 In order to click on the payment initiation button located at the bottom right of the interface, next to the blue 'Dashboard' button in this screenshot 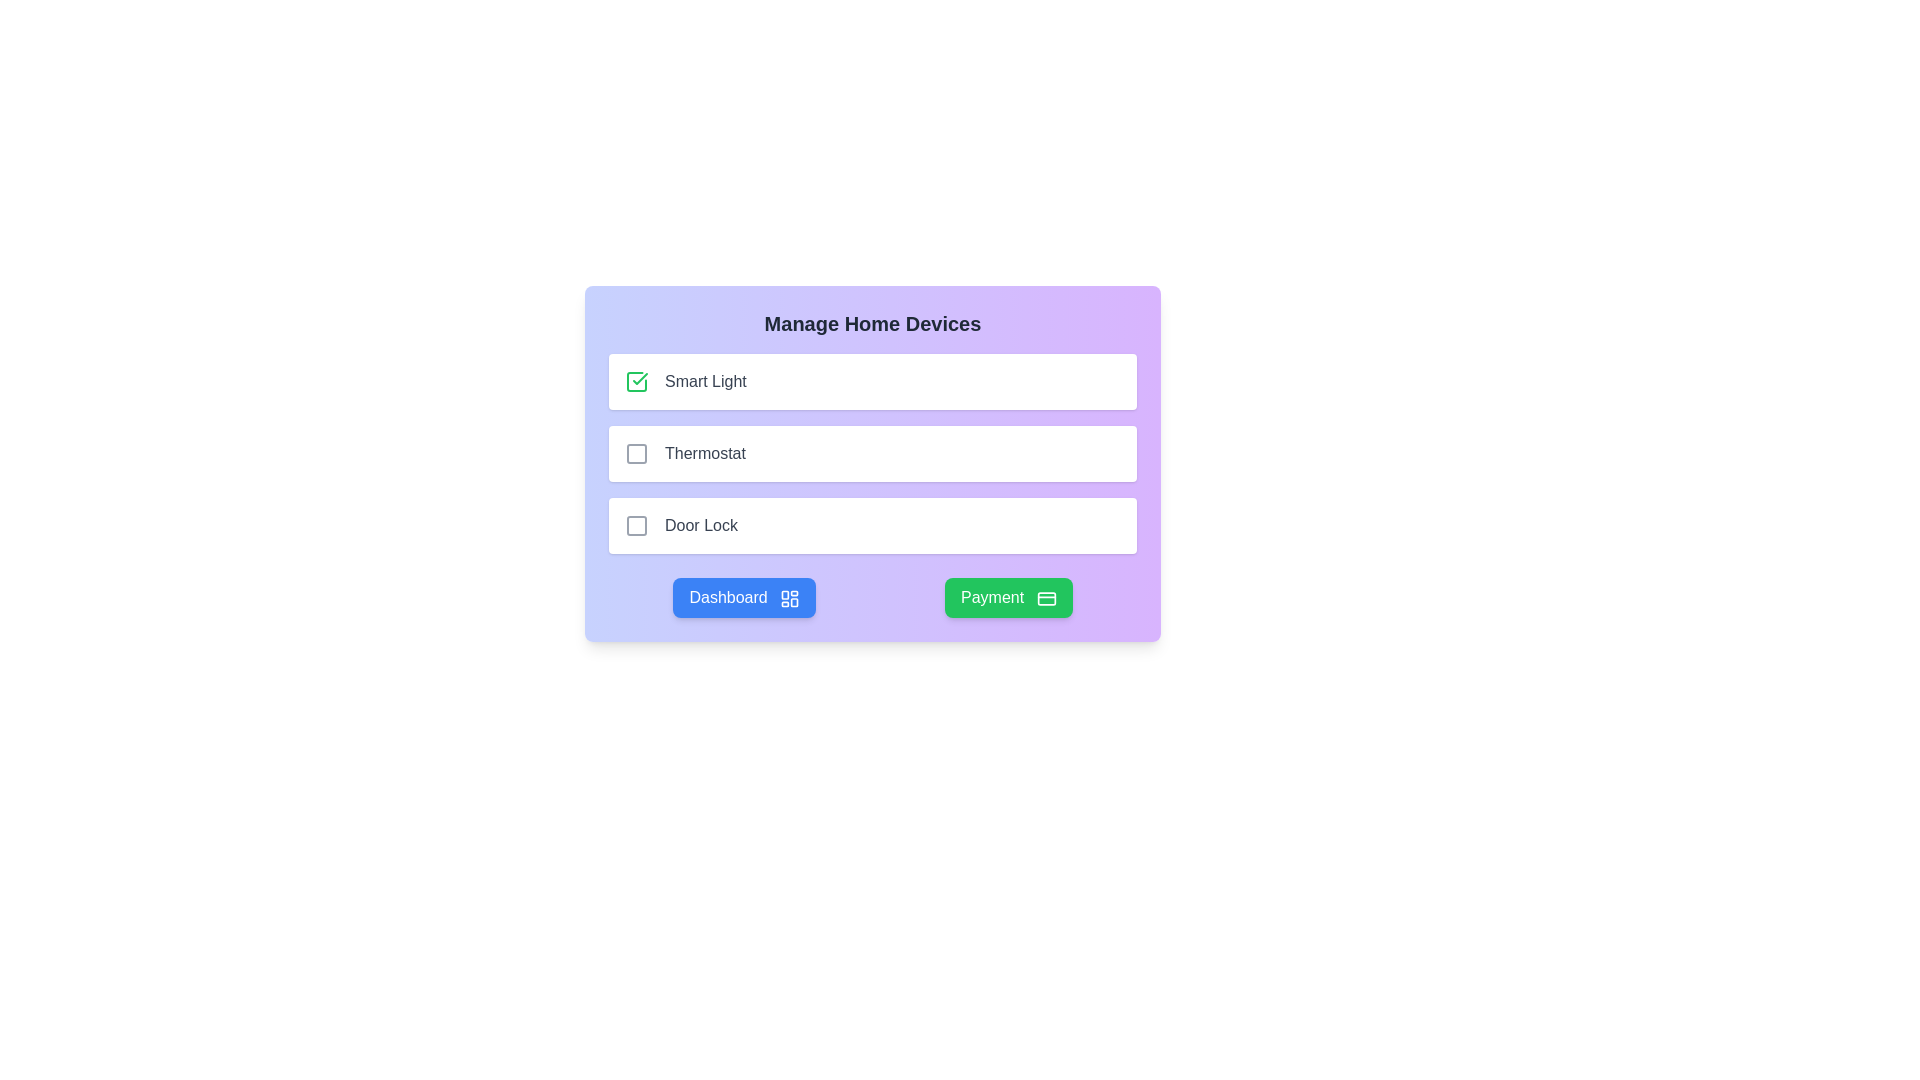, I will do `click(1008, 596)`.